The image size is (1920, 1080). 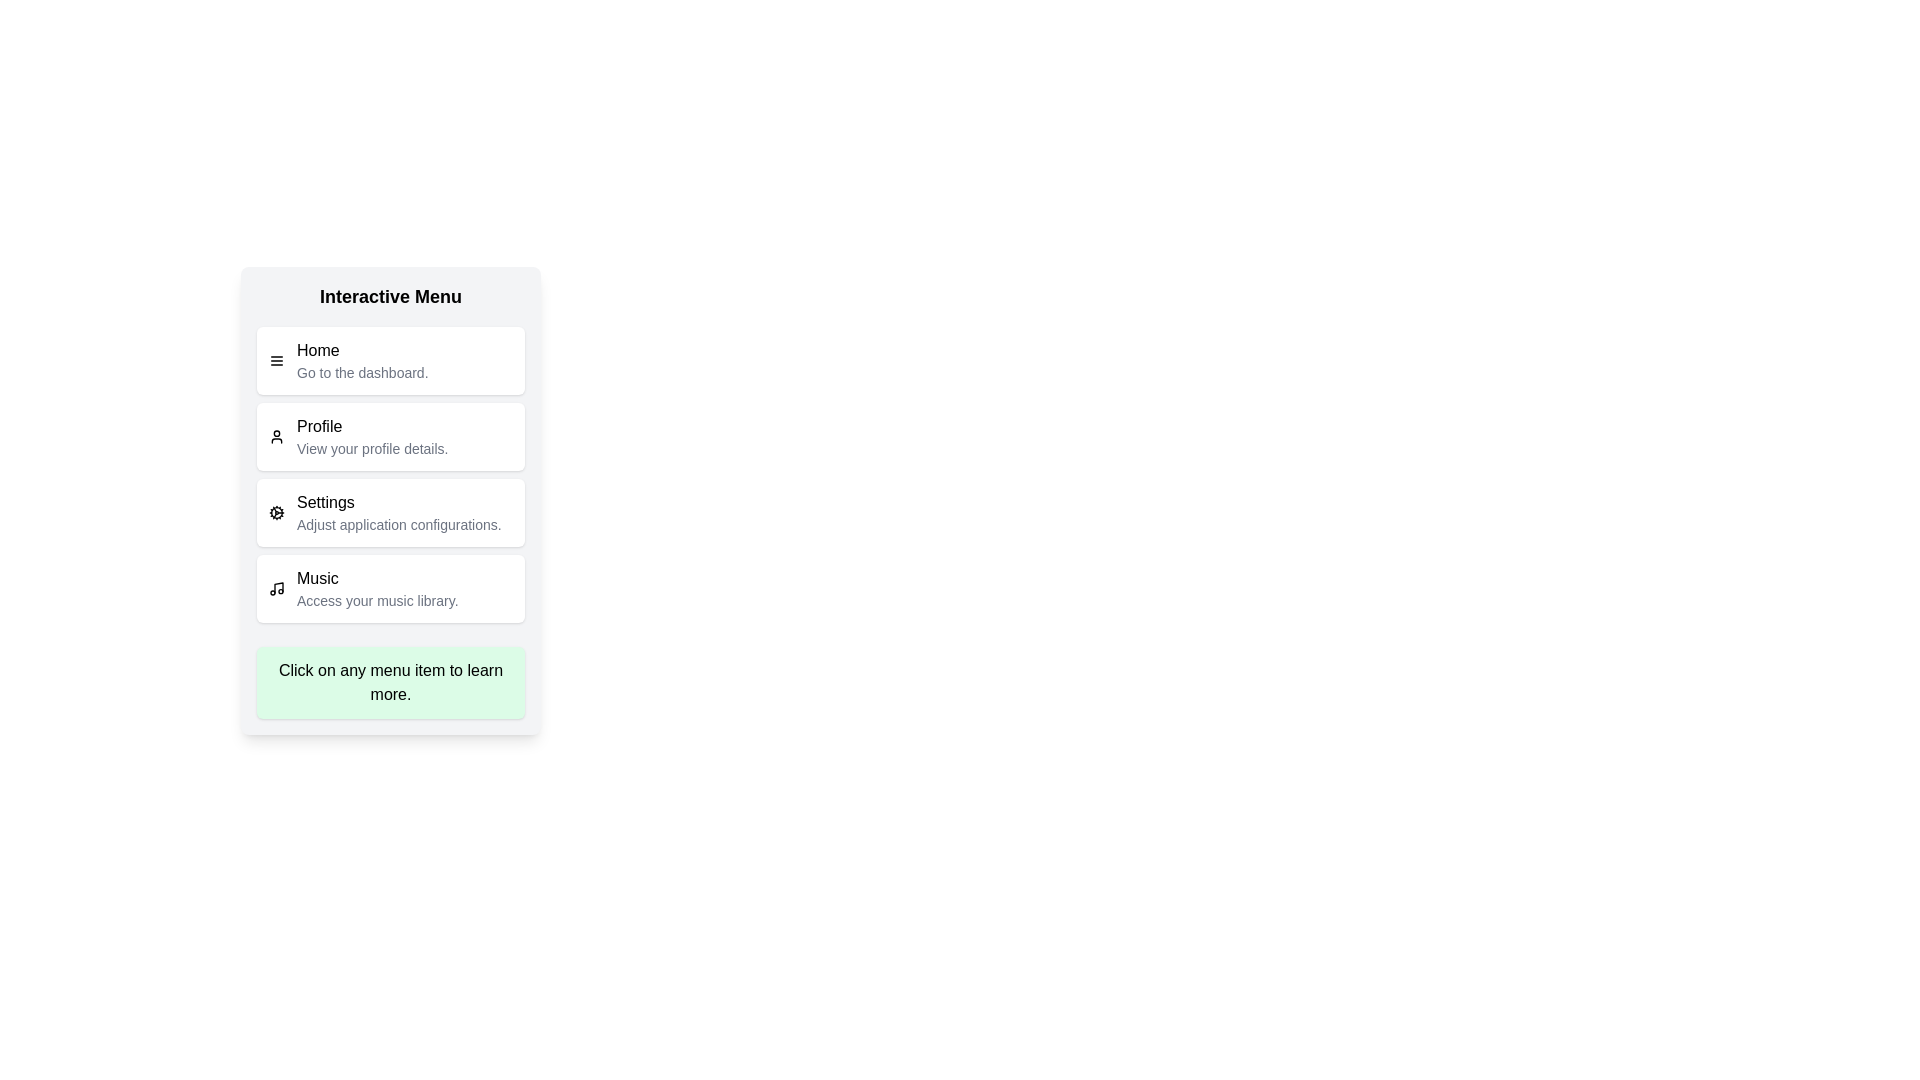 I want to click on the menu item labeled Music to view its description, so click(x=390, y=588).